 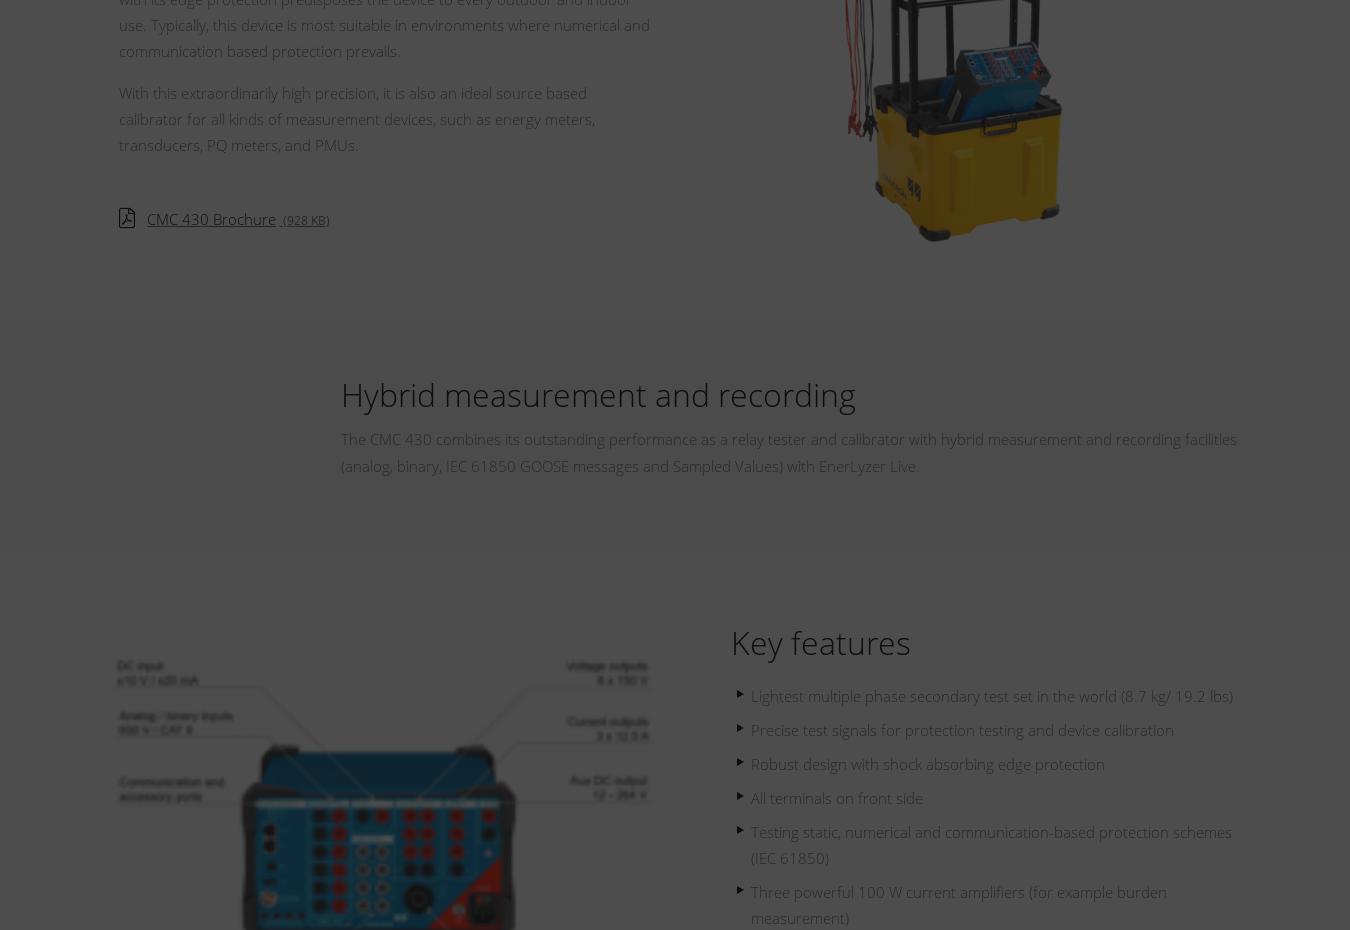 What do you see at coordinates (990, 695) in the screenshot?
I see `'Lightest multiple phase secondary test set in the world (8.7 kg/ 19.2 lbs)'` at bounding box center [990, 695].